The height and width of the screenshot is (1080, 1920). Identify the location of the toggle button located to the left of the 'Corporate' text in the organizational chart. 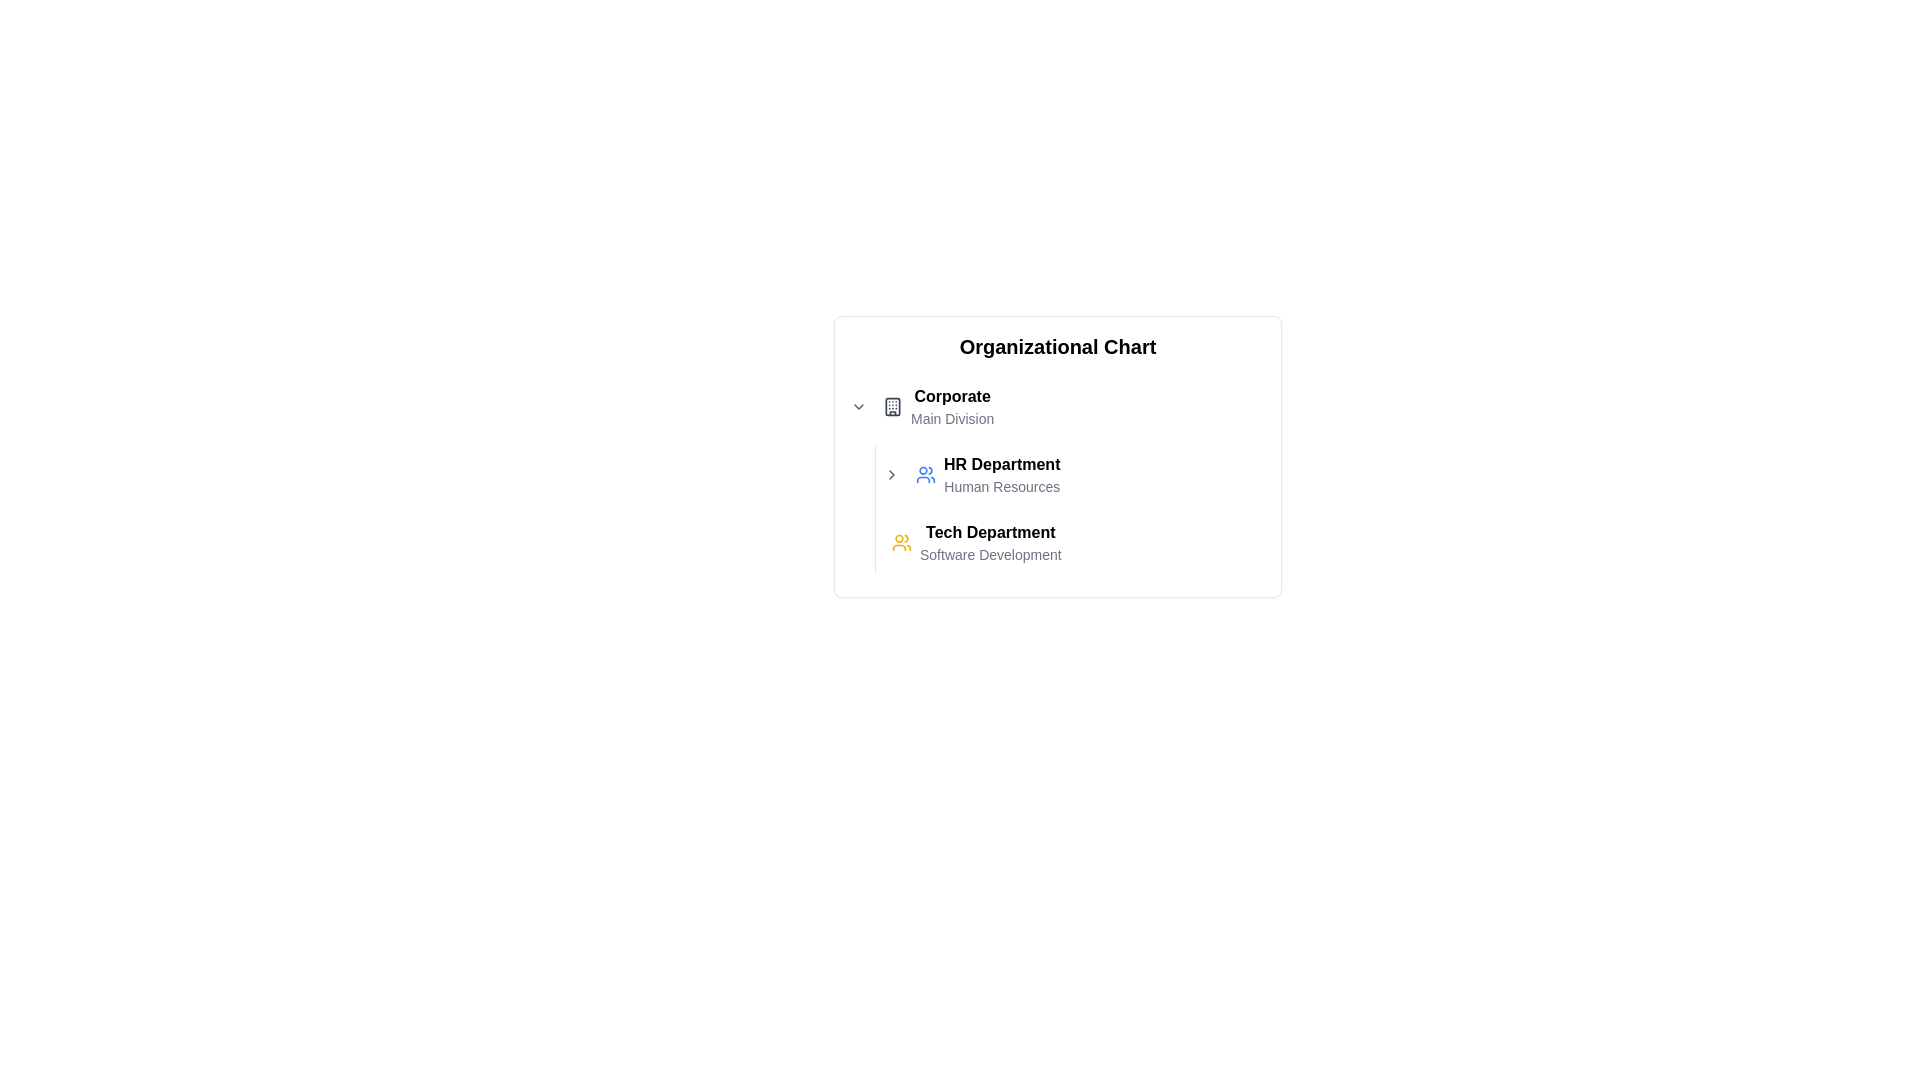
(859, 406).